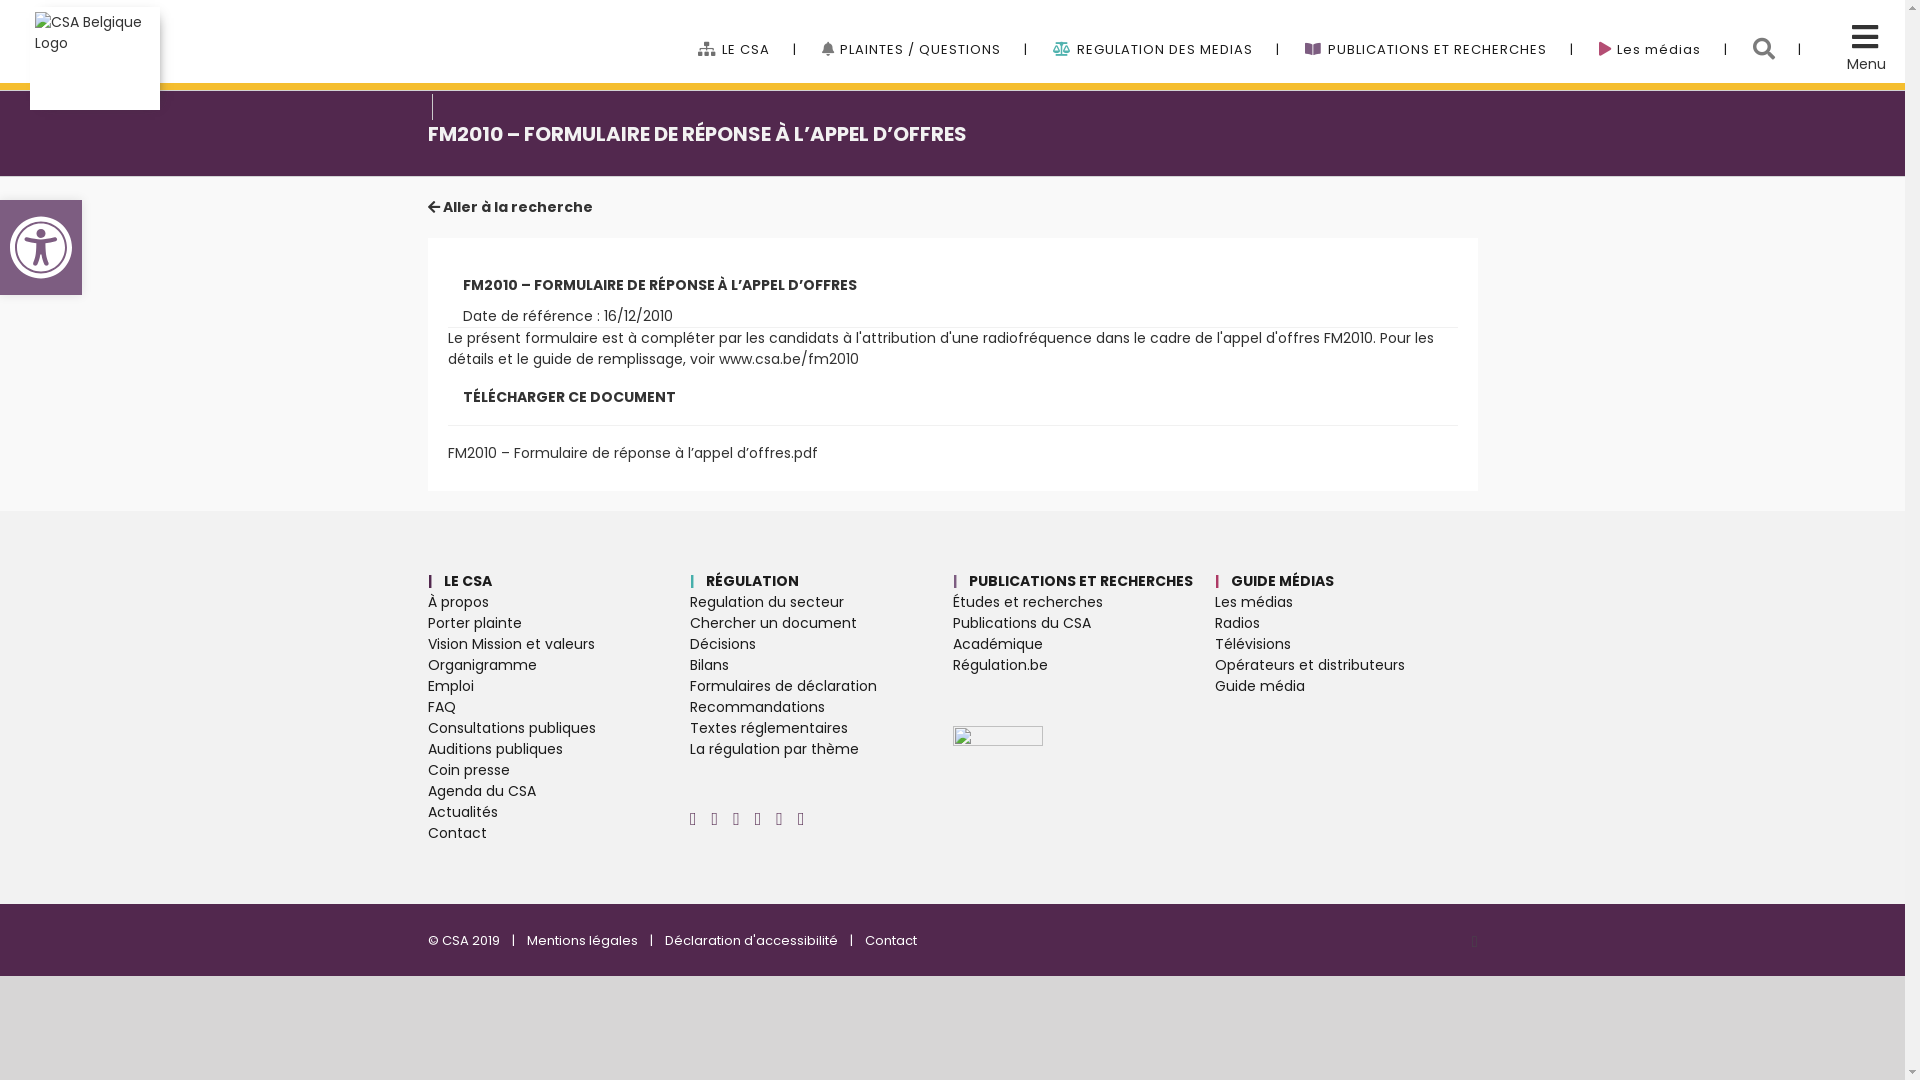 This screenshot has width=1920, height=1080. Describe the element at coordinates (693, 818) in the screenshot. I see `'Instagram'` at that location.